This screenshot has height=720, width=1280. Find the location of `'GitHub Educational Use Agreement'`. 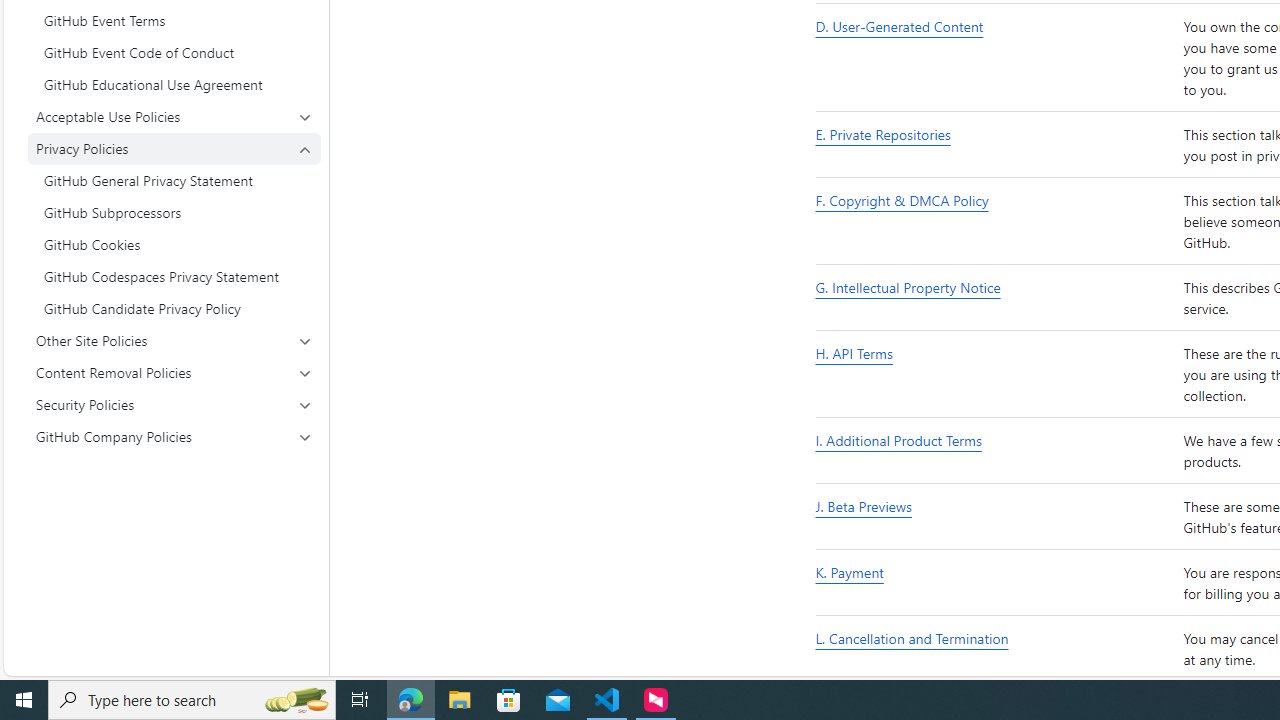

'GitHub Educational Use Agreement' is located at coordinates (174, 83).